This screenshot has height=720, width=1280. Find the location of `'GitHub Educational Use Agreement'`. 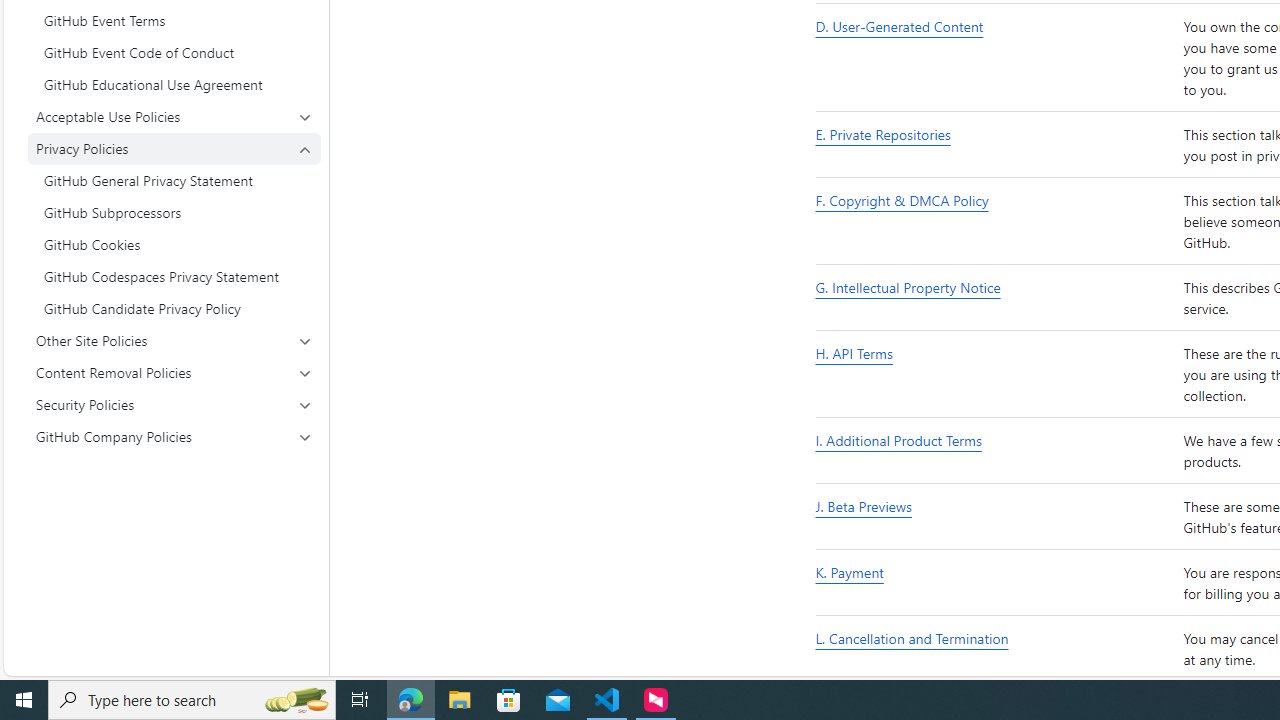

'GitHub Educational Use Agreement' is located at coordinates (174, 83).